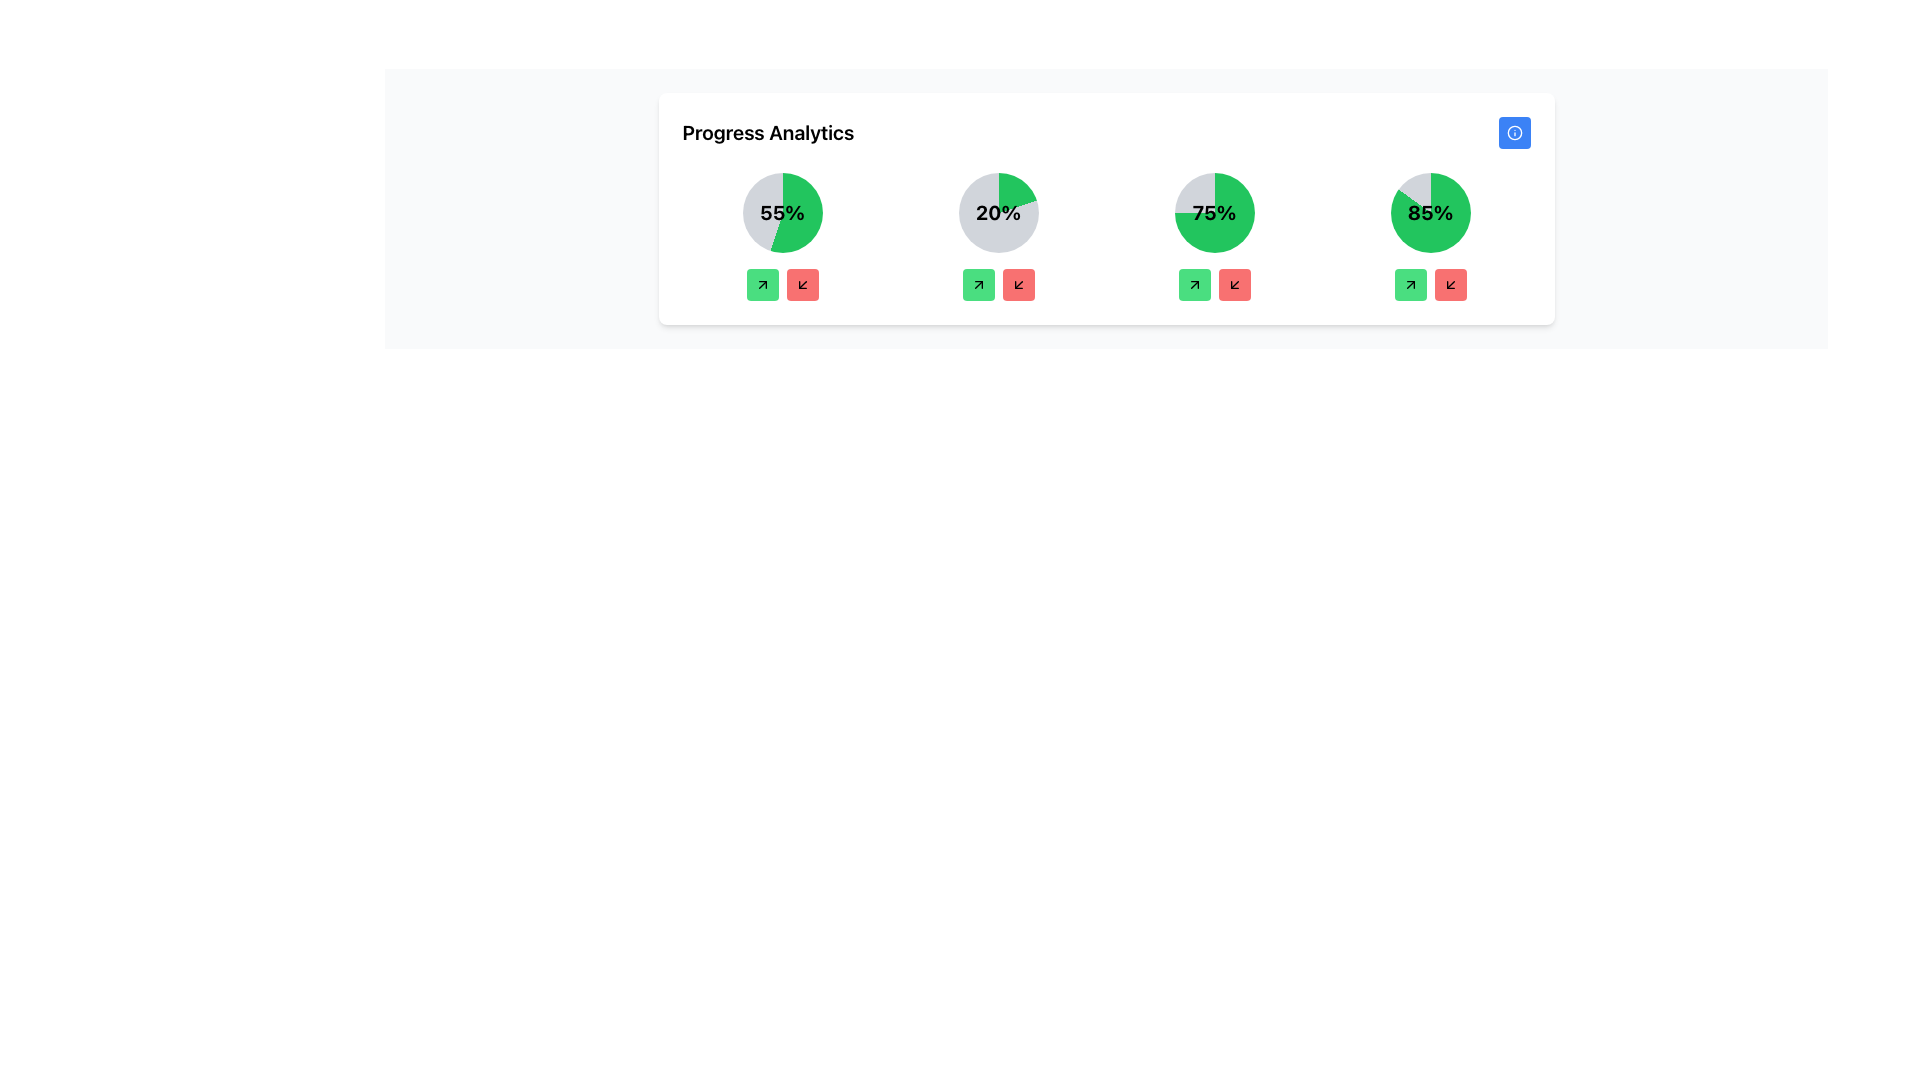 Image resolution: width=1920 pixels, height=1080 pixels. What do you see at coordinates (761, 285) in the screenshot?
I see `the upward-right navigation icon located within the green button below the '55%' progress chart in the 'Progress Analytics' card` at bounding box center [761, 285].